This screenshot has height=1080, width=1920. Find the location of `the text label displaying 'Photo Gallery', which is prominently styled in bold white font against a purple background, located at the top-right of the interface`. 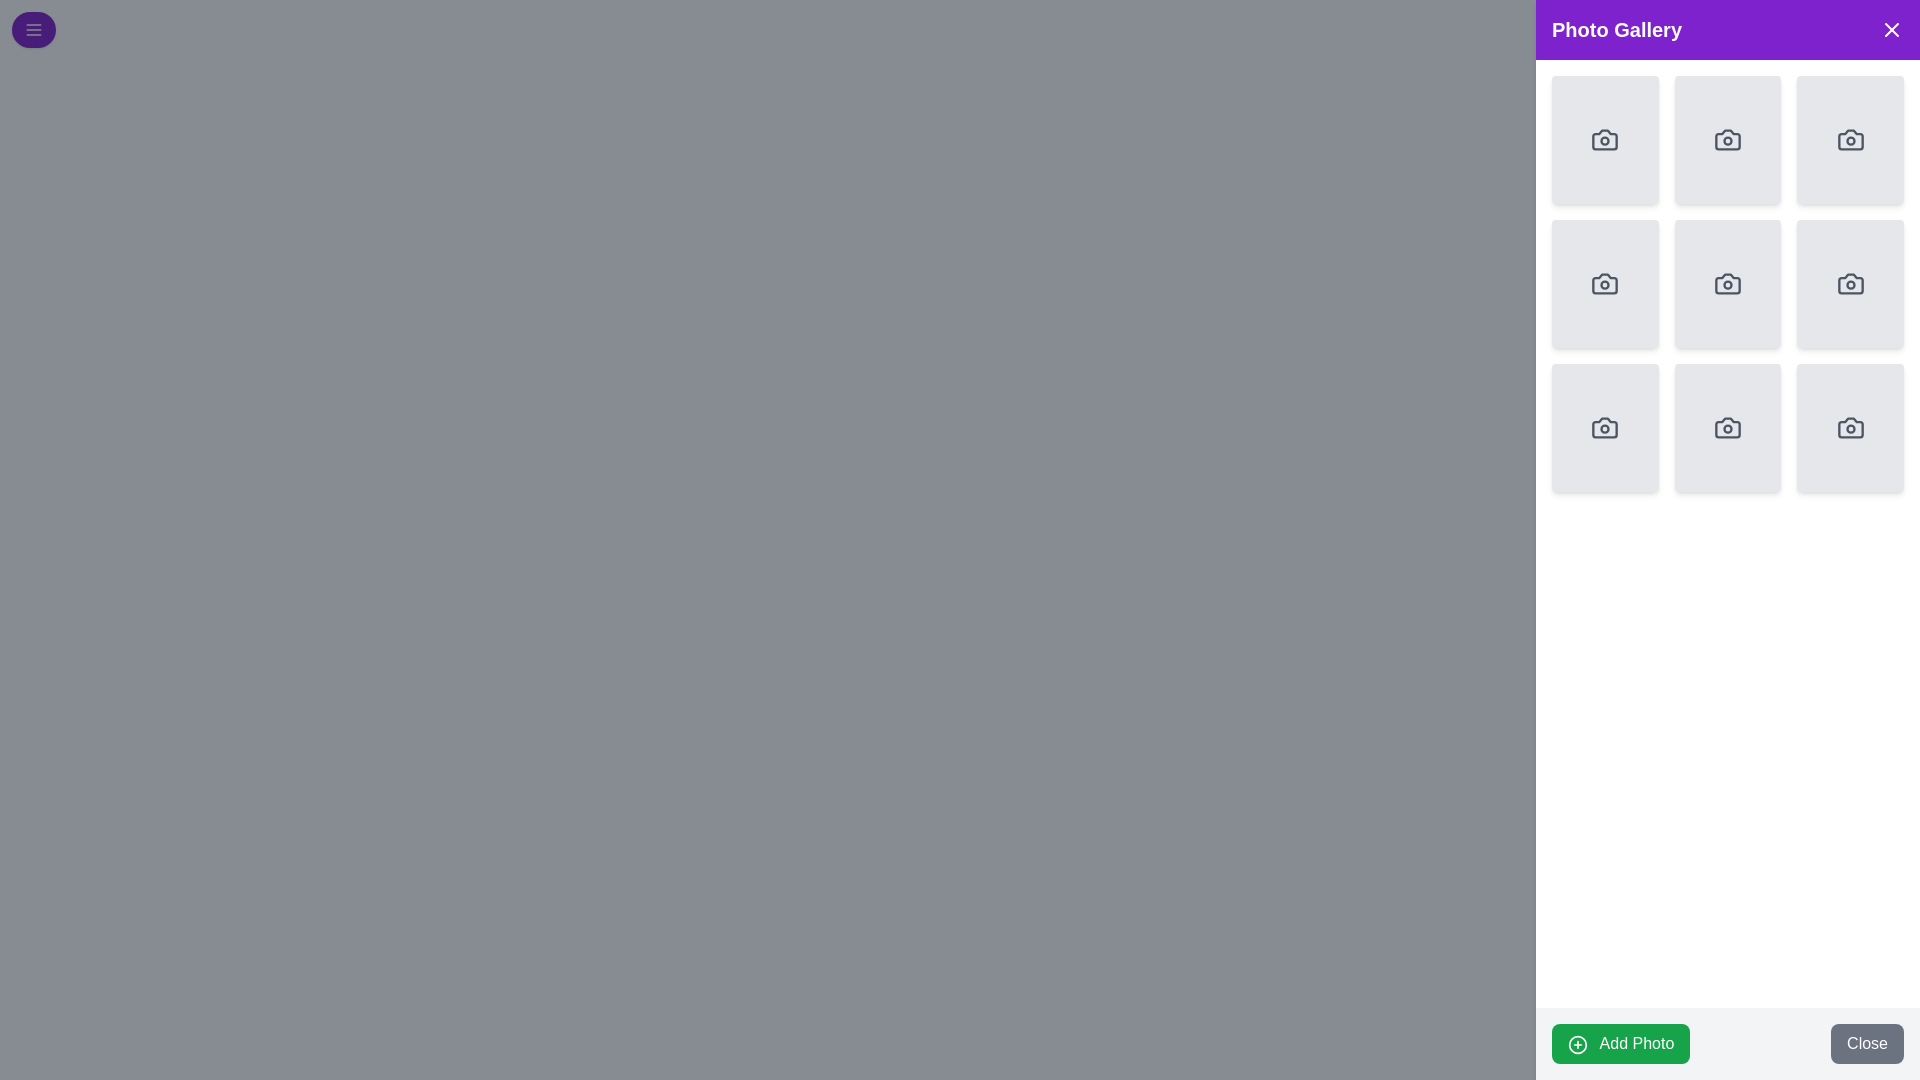

the text label displaying 'Photo Gallery', which is prominently styled in bold white font against a purple background, located at the top-right of the interface is located at coordinates (1617, 30).